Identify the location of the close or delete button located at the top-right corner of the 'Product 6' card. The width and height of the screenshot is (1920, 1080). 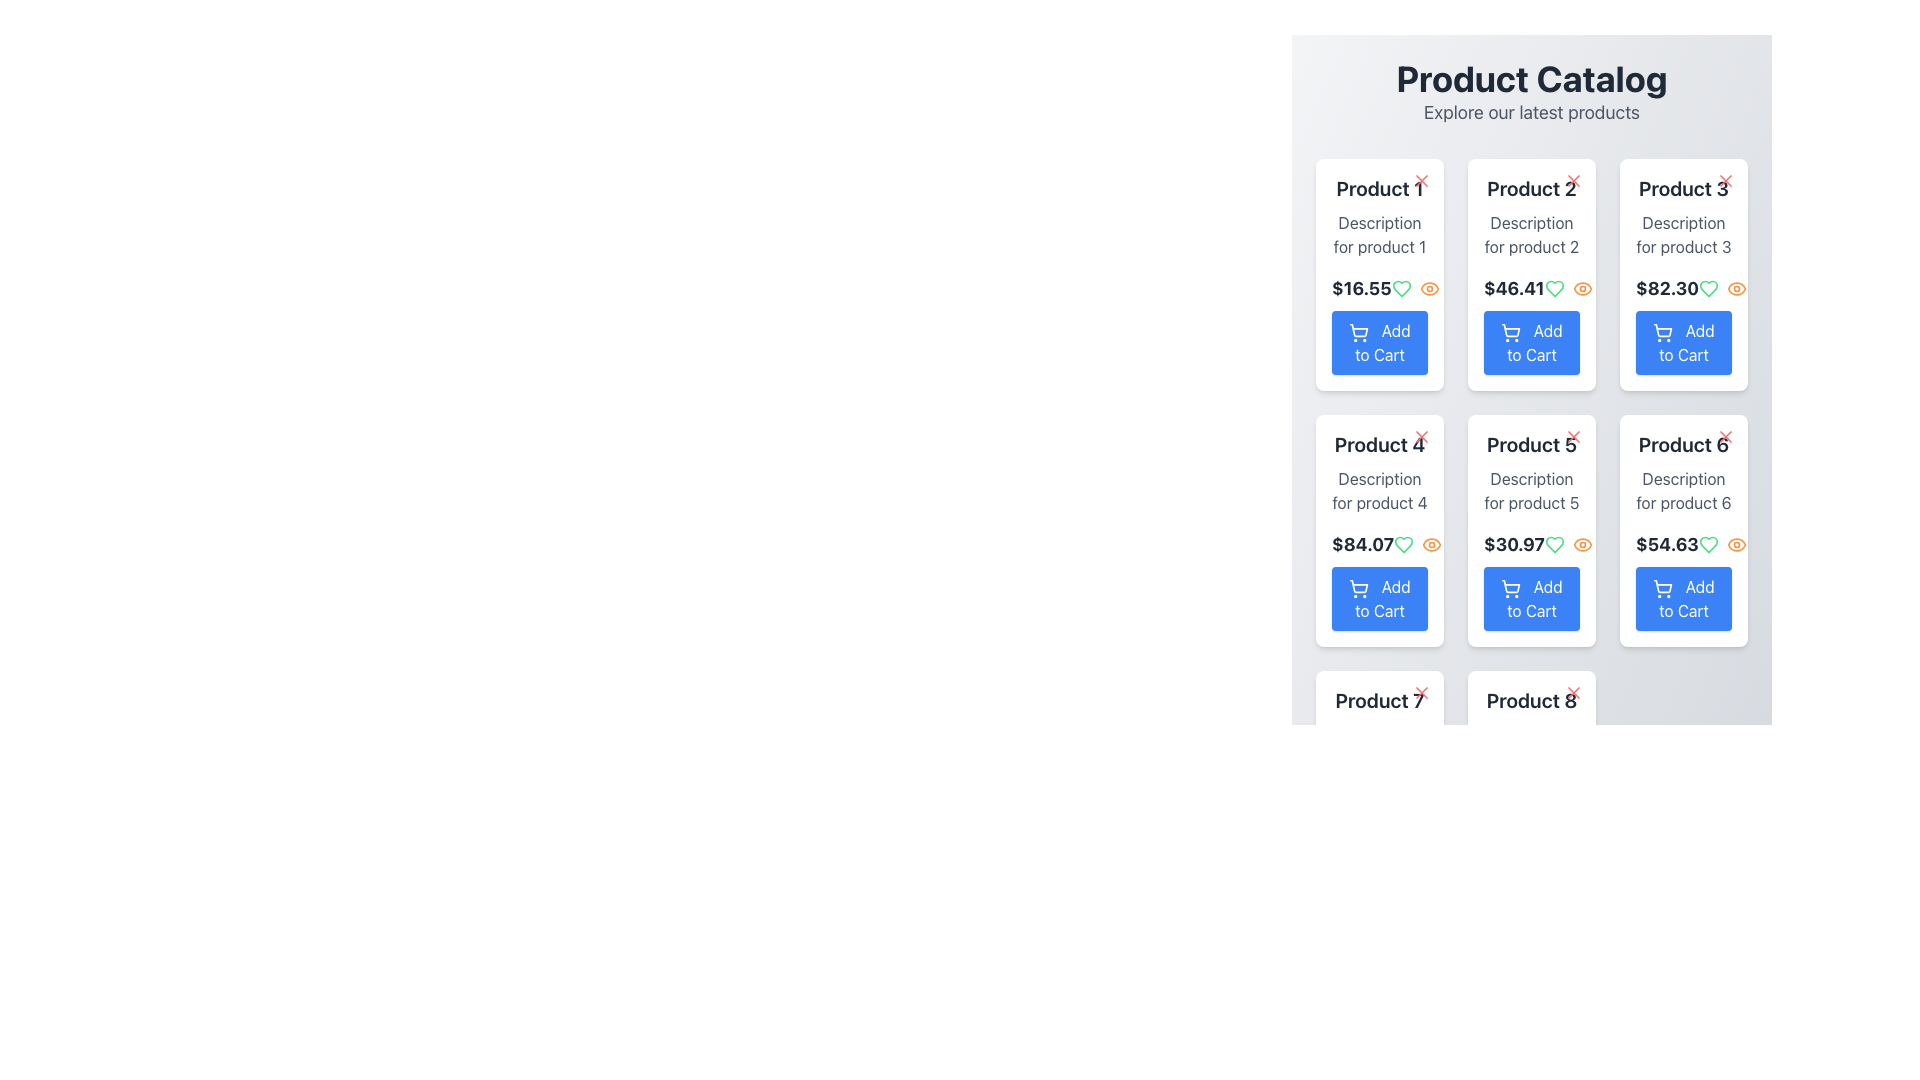
(1725, 435).